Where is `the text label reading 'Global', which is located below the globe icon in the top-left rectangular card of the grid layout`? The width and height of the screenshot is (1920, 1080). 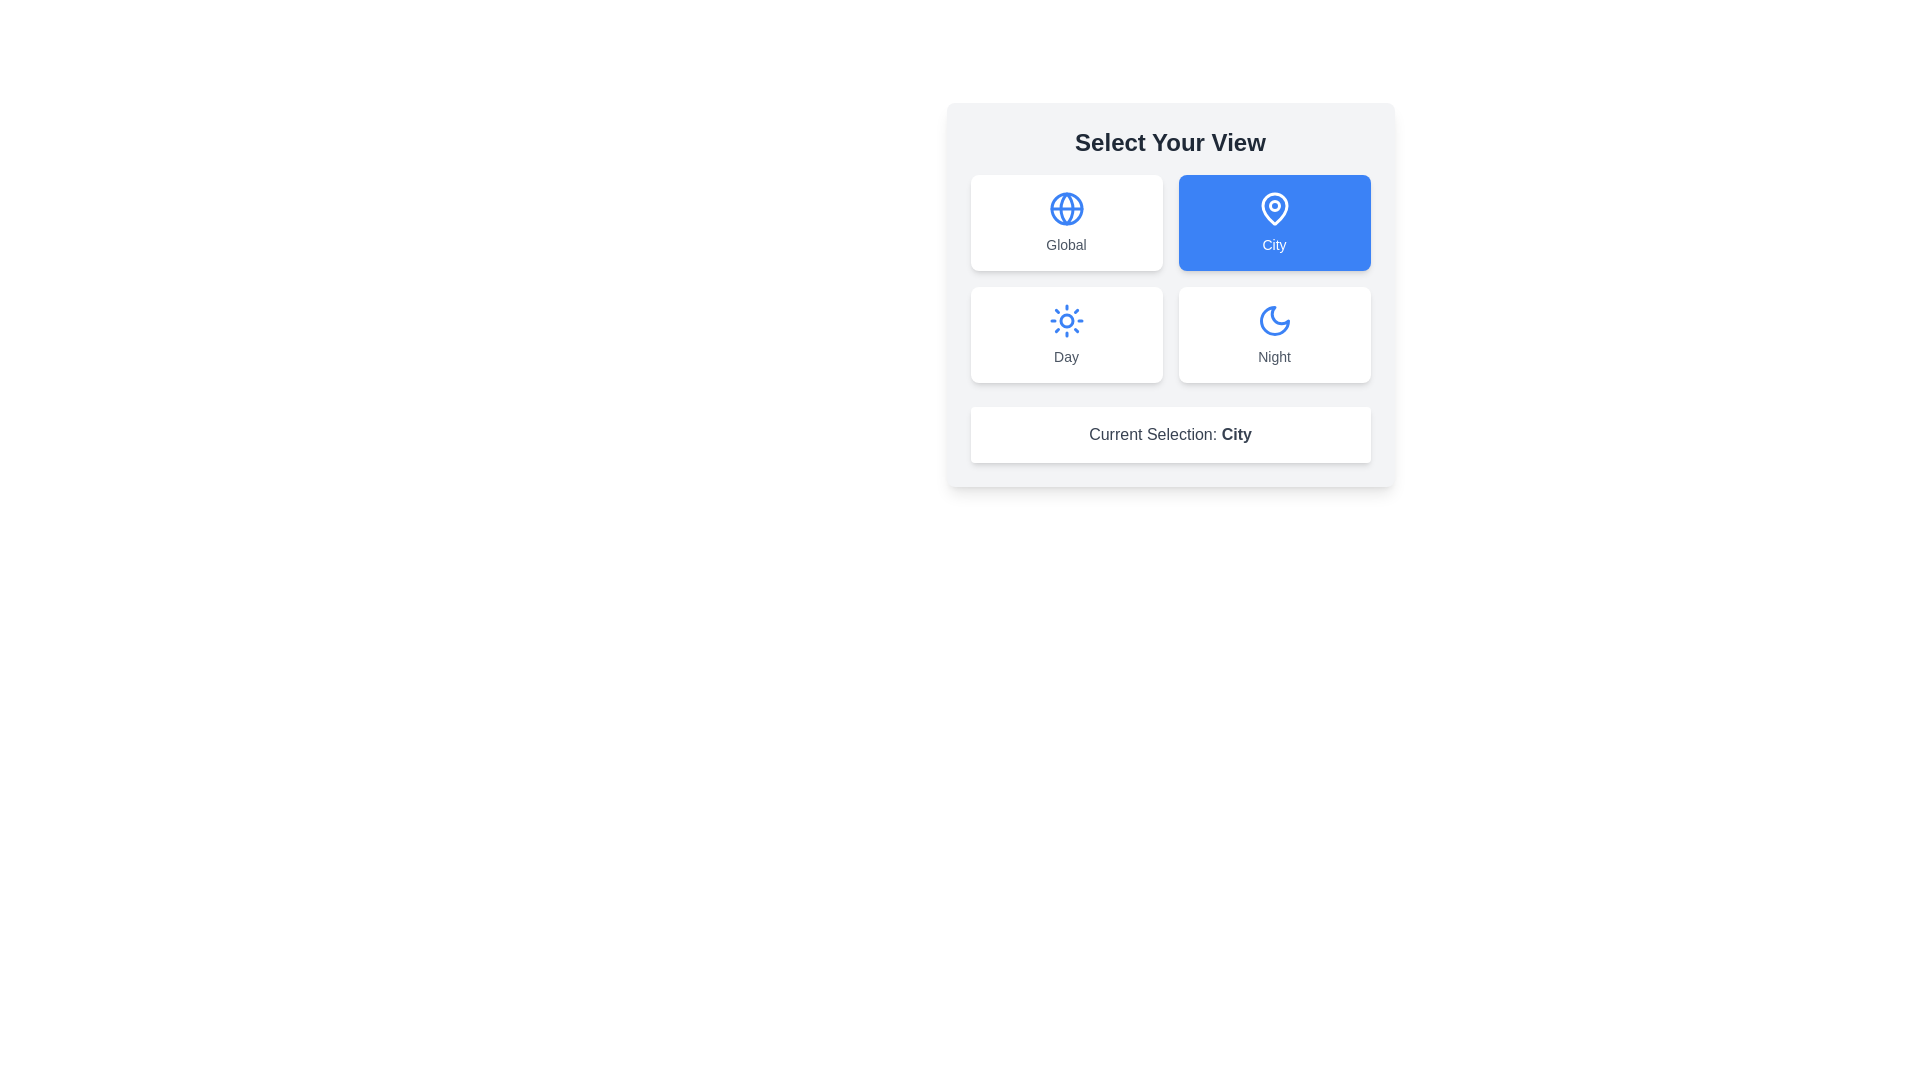 the text label reading 'Global', which is located below the globe icon in the top-left rectangular card of the grid layout is located at coordinates (1065, 244).